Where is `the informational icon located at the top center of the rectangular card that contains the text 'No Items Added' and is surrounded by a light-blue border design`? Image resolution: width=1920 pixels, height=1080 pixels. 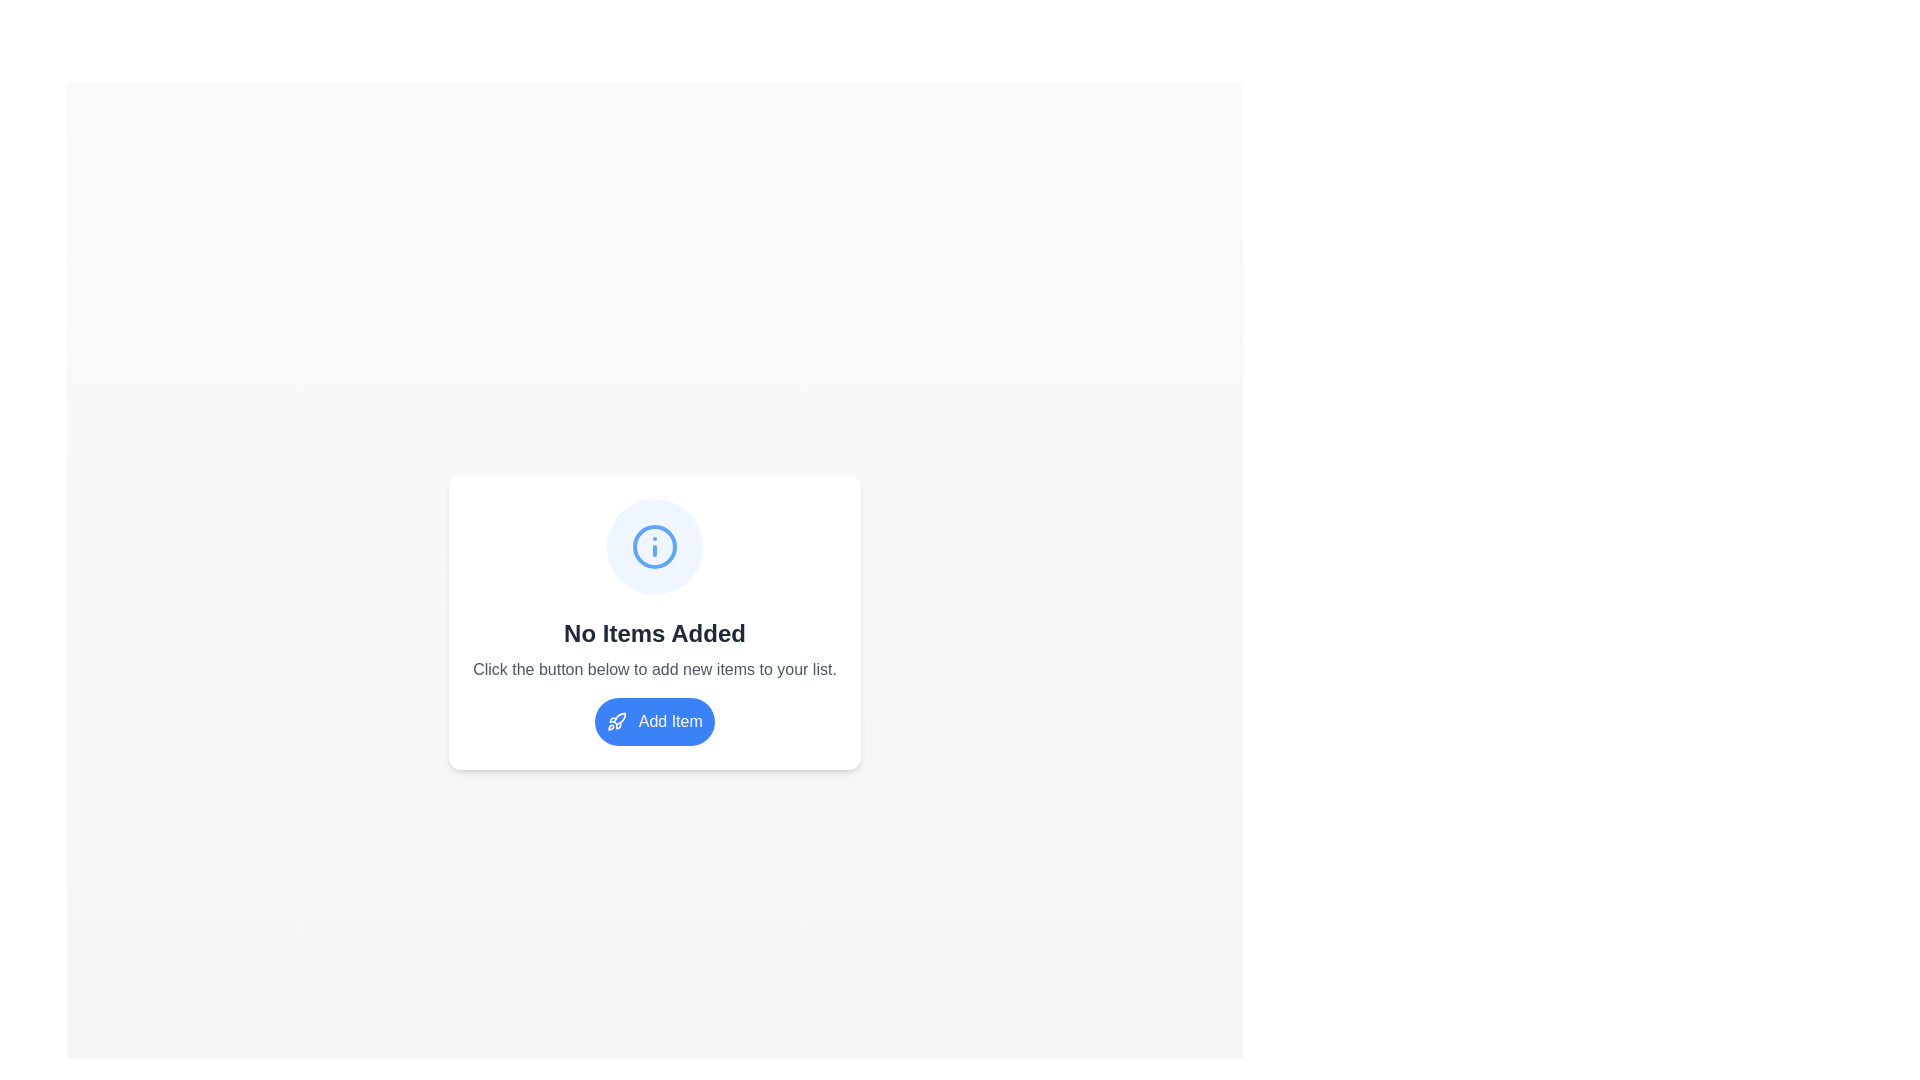 the informational icon located at the top center of the rectangular card that contains the text 'No Items Added' and is surrounded by a light-blue border design is located at coordinates (654, 546).